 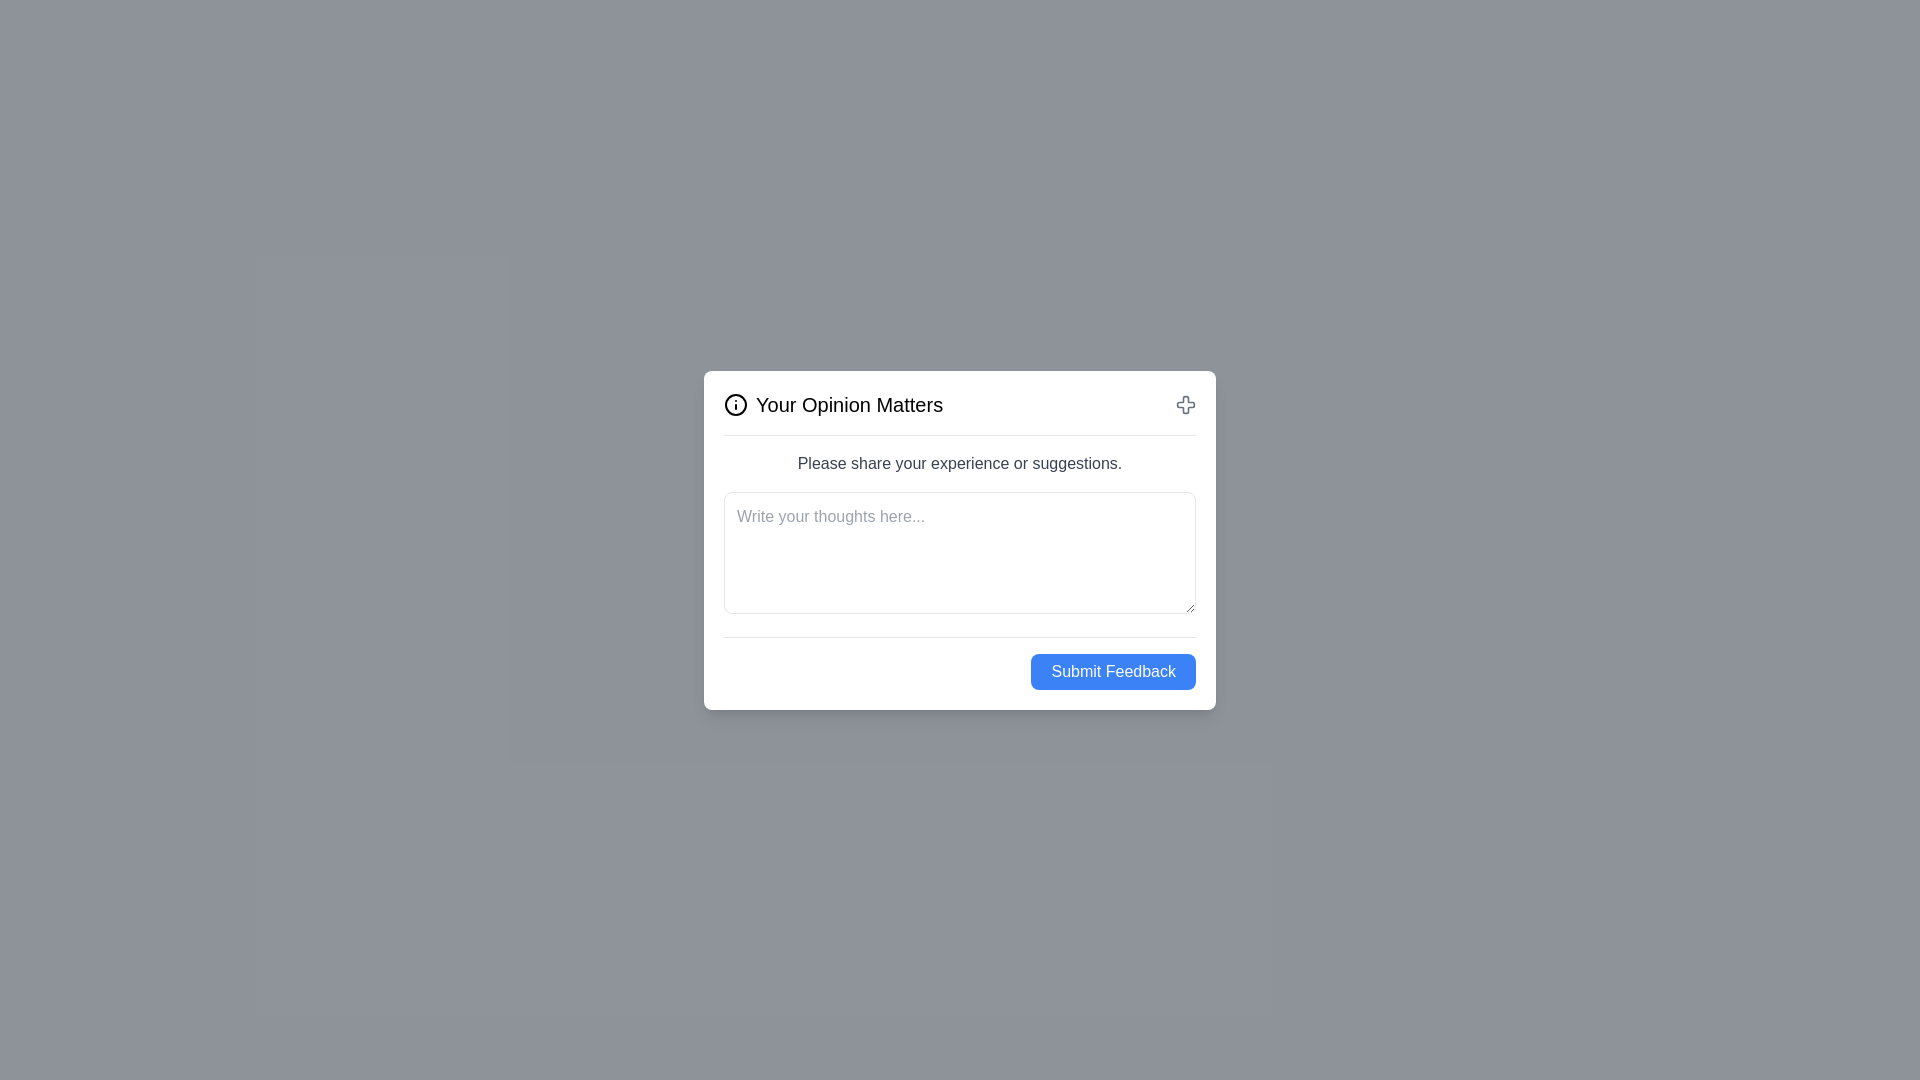 What do you see at coordinates (960, 552) in the screenshot?
I see `the feedback textarea and input the desired text` at bounding box center [960, 552].